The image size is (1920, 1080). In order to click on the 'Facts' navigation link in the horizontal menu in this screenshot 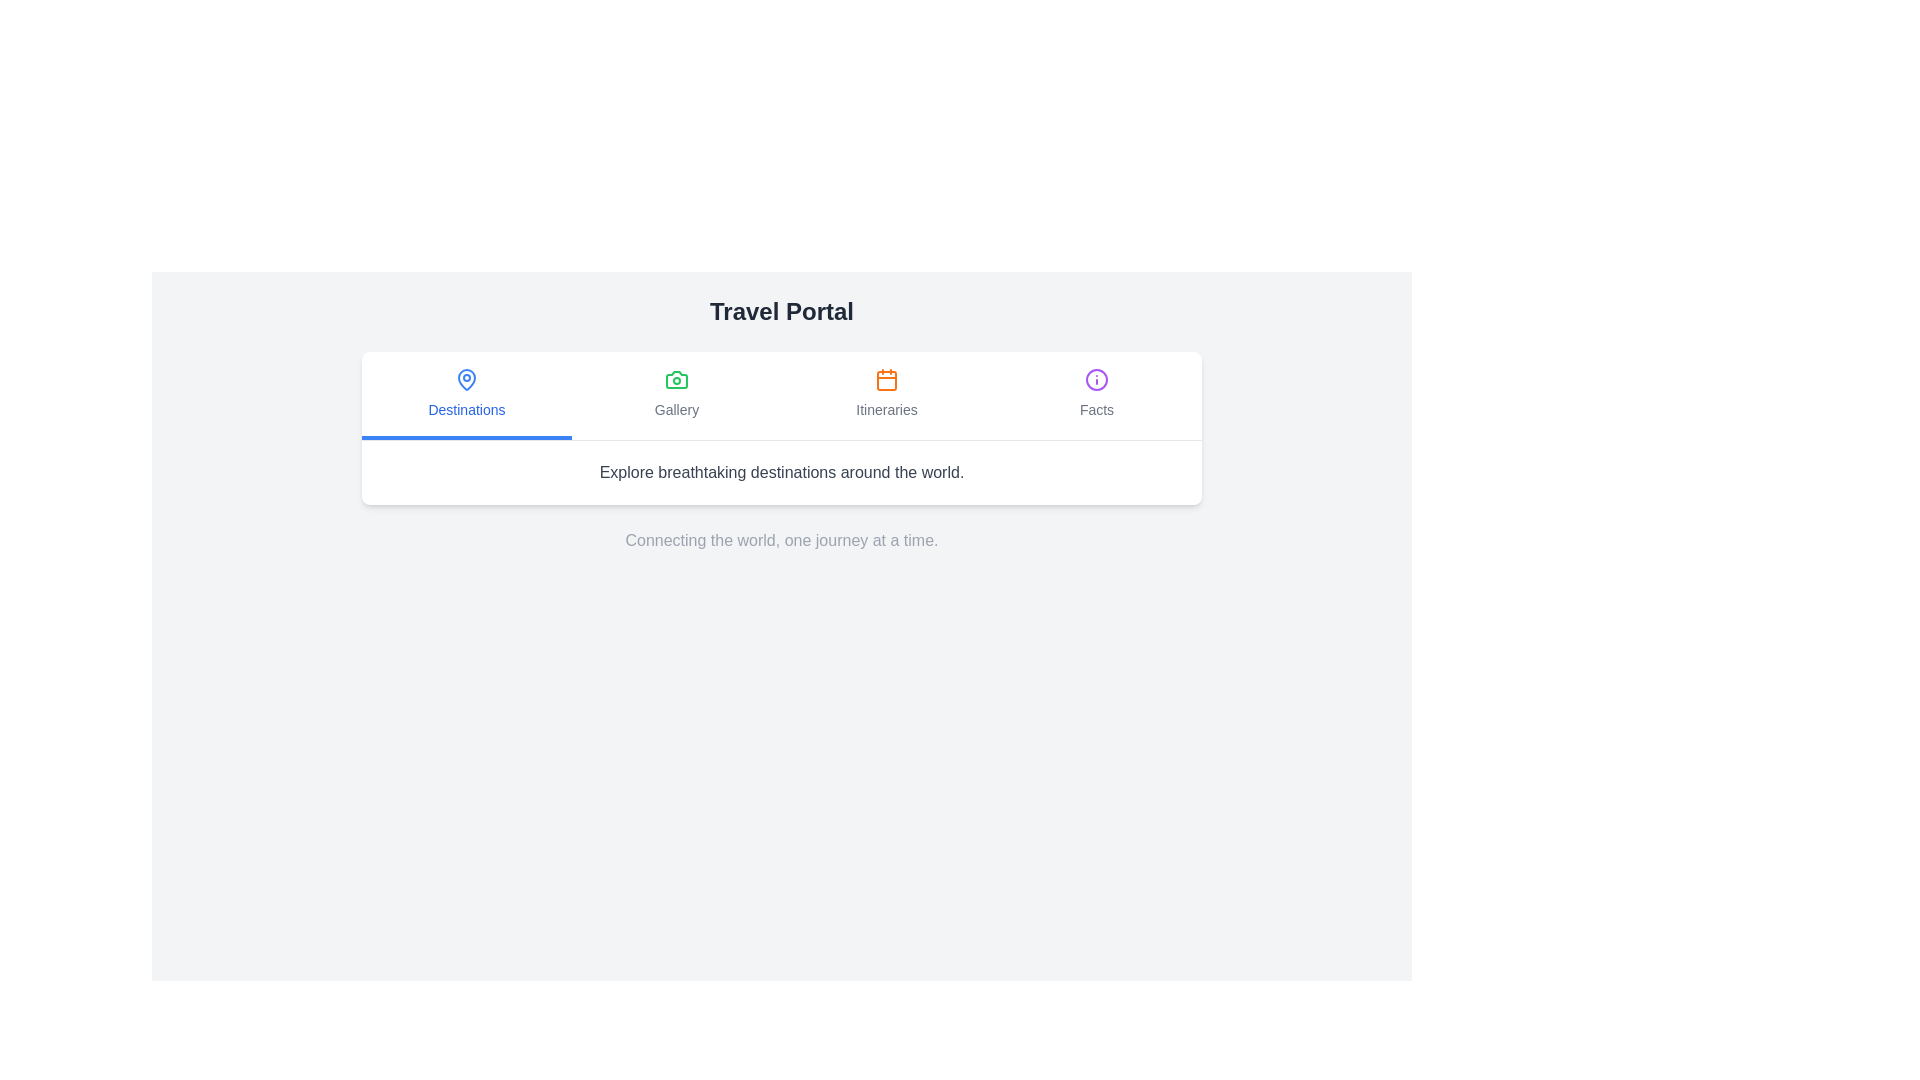, I will do `click(1096, 393)`.